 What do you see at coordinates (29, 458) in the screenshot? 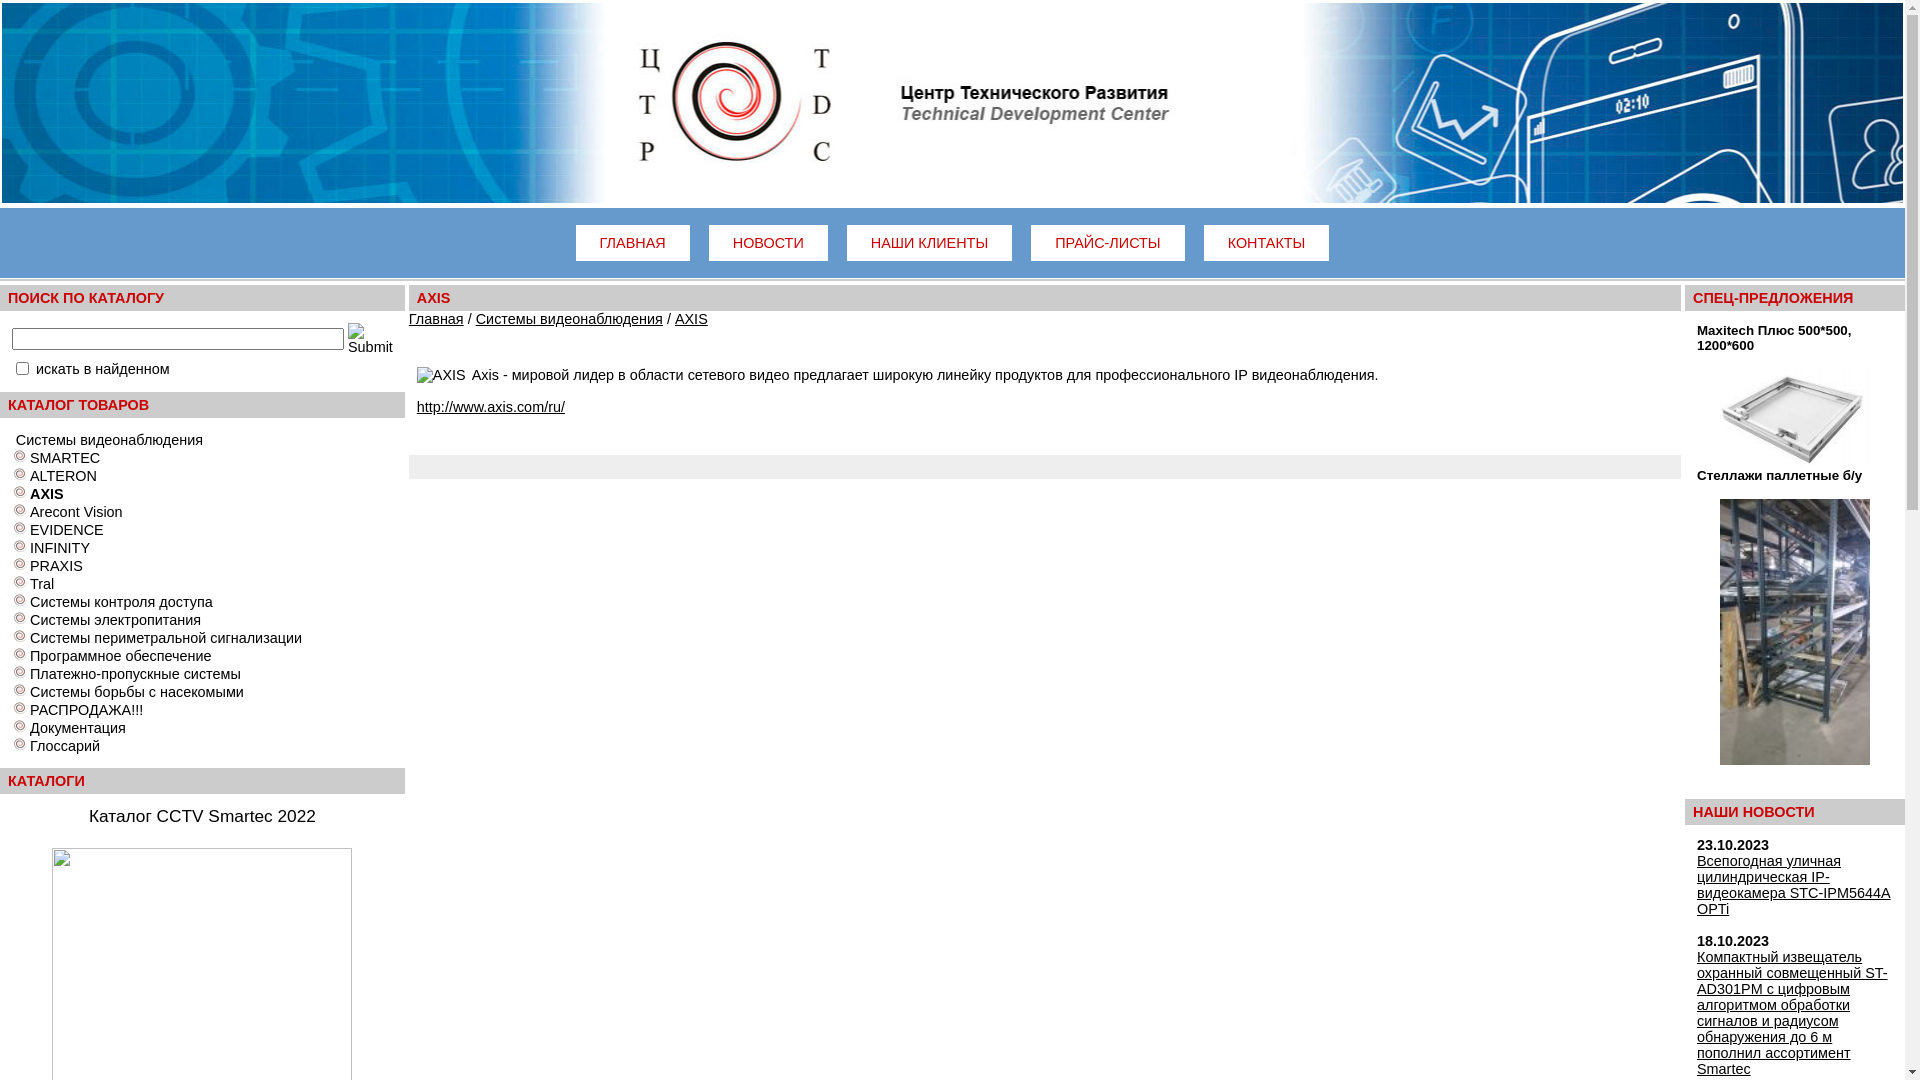
I see `'SMARTEC'` at bounding box center [29, 458].